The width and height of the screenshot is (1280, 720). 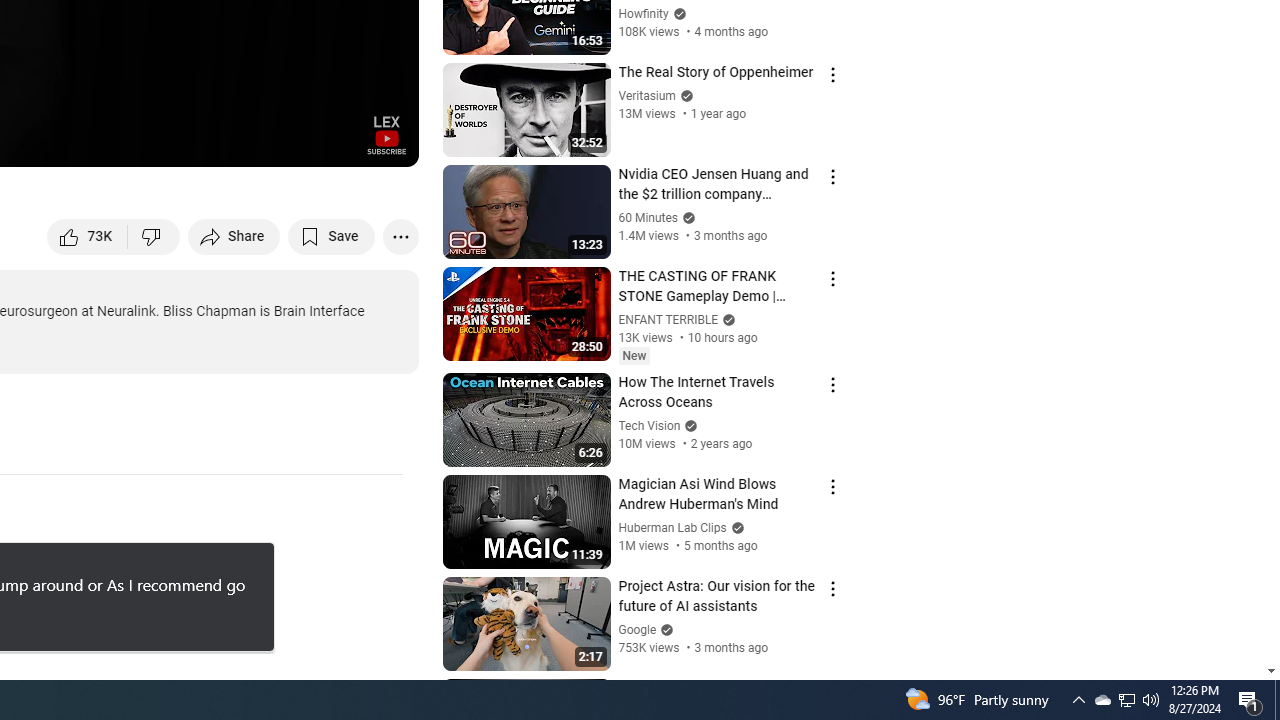 What do you see at coordinates (190, 141) in the screenshot?
I see `'Subtitles/closed captions unavailable'` at bounding box center [190, 141].